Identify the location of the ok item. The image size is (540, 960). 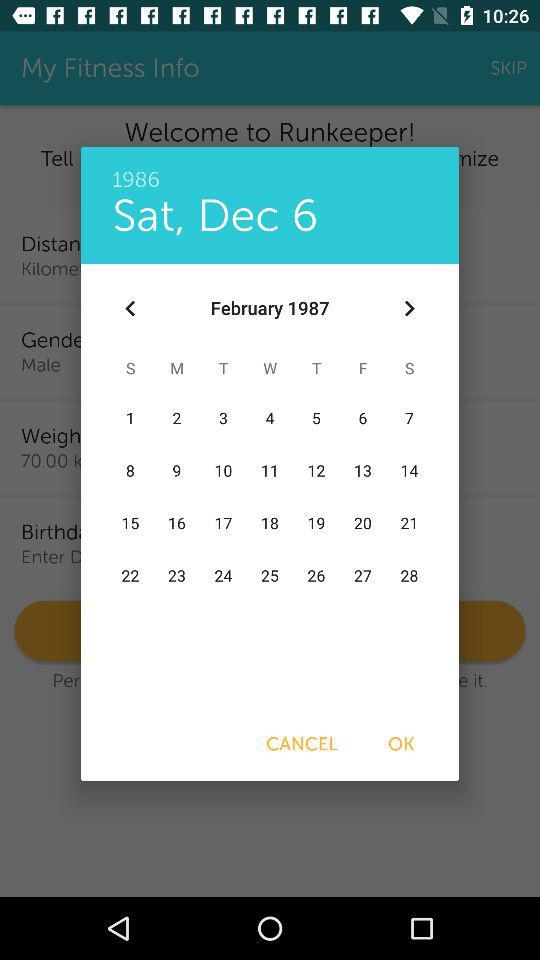
(401, 743).